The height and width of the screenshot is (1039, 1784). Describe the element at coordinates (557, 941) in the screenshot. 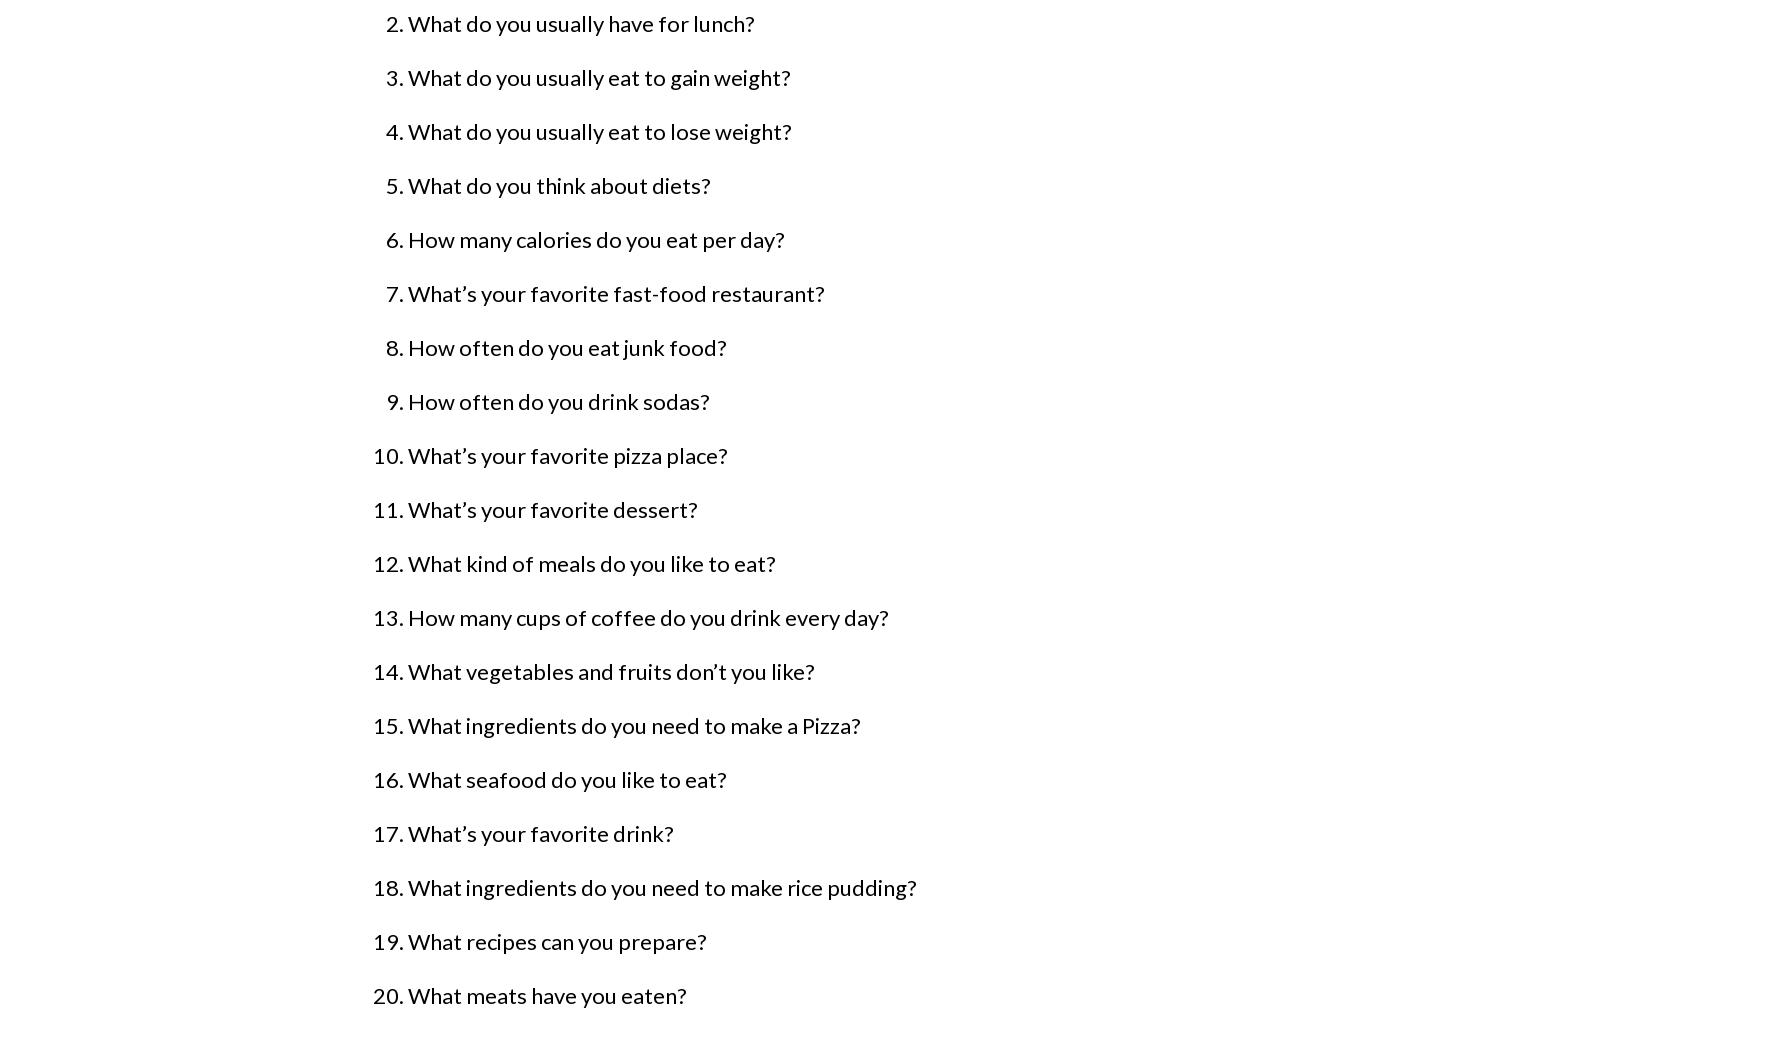

I see `'What recipes can
you prepare?'` at that location.